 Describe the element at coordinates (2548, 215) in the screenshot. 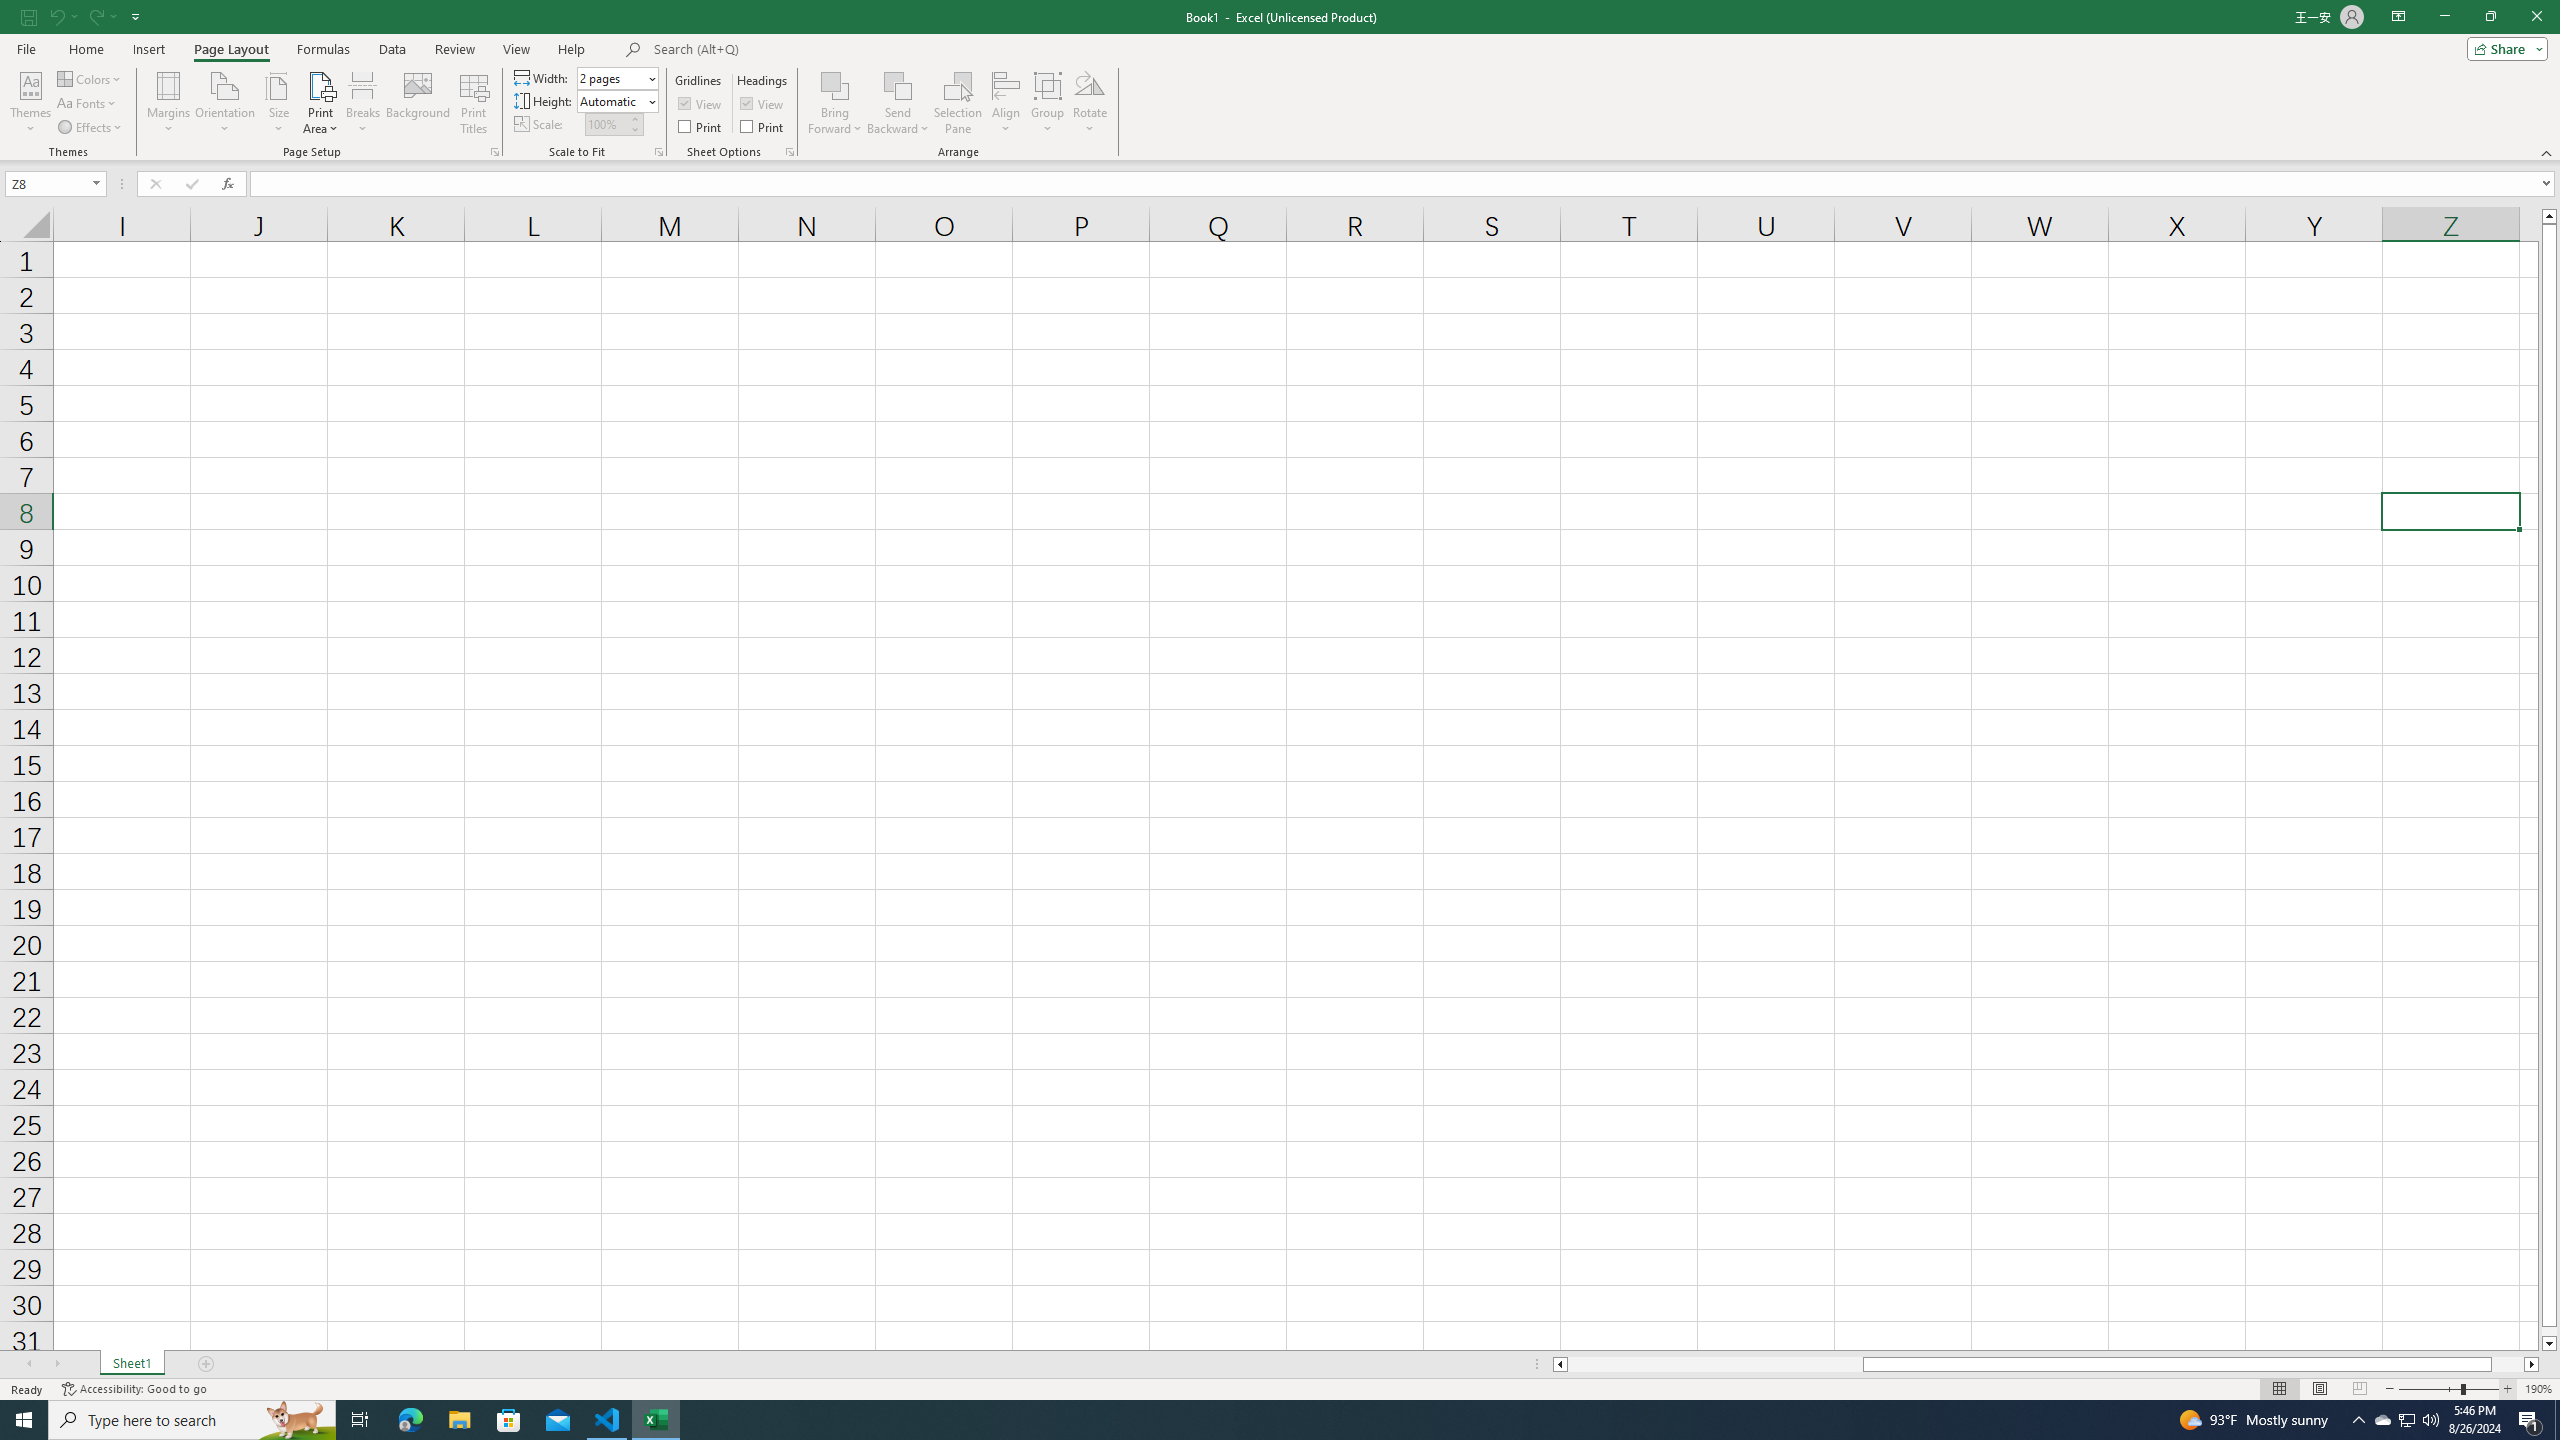

I see `'Line up'` at that location.